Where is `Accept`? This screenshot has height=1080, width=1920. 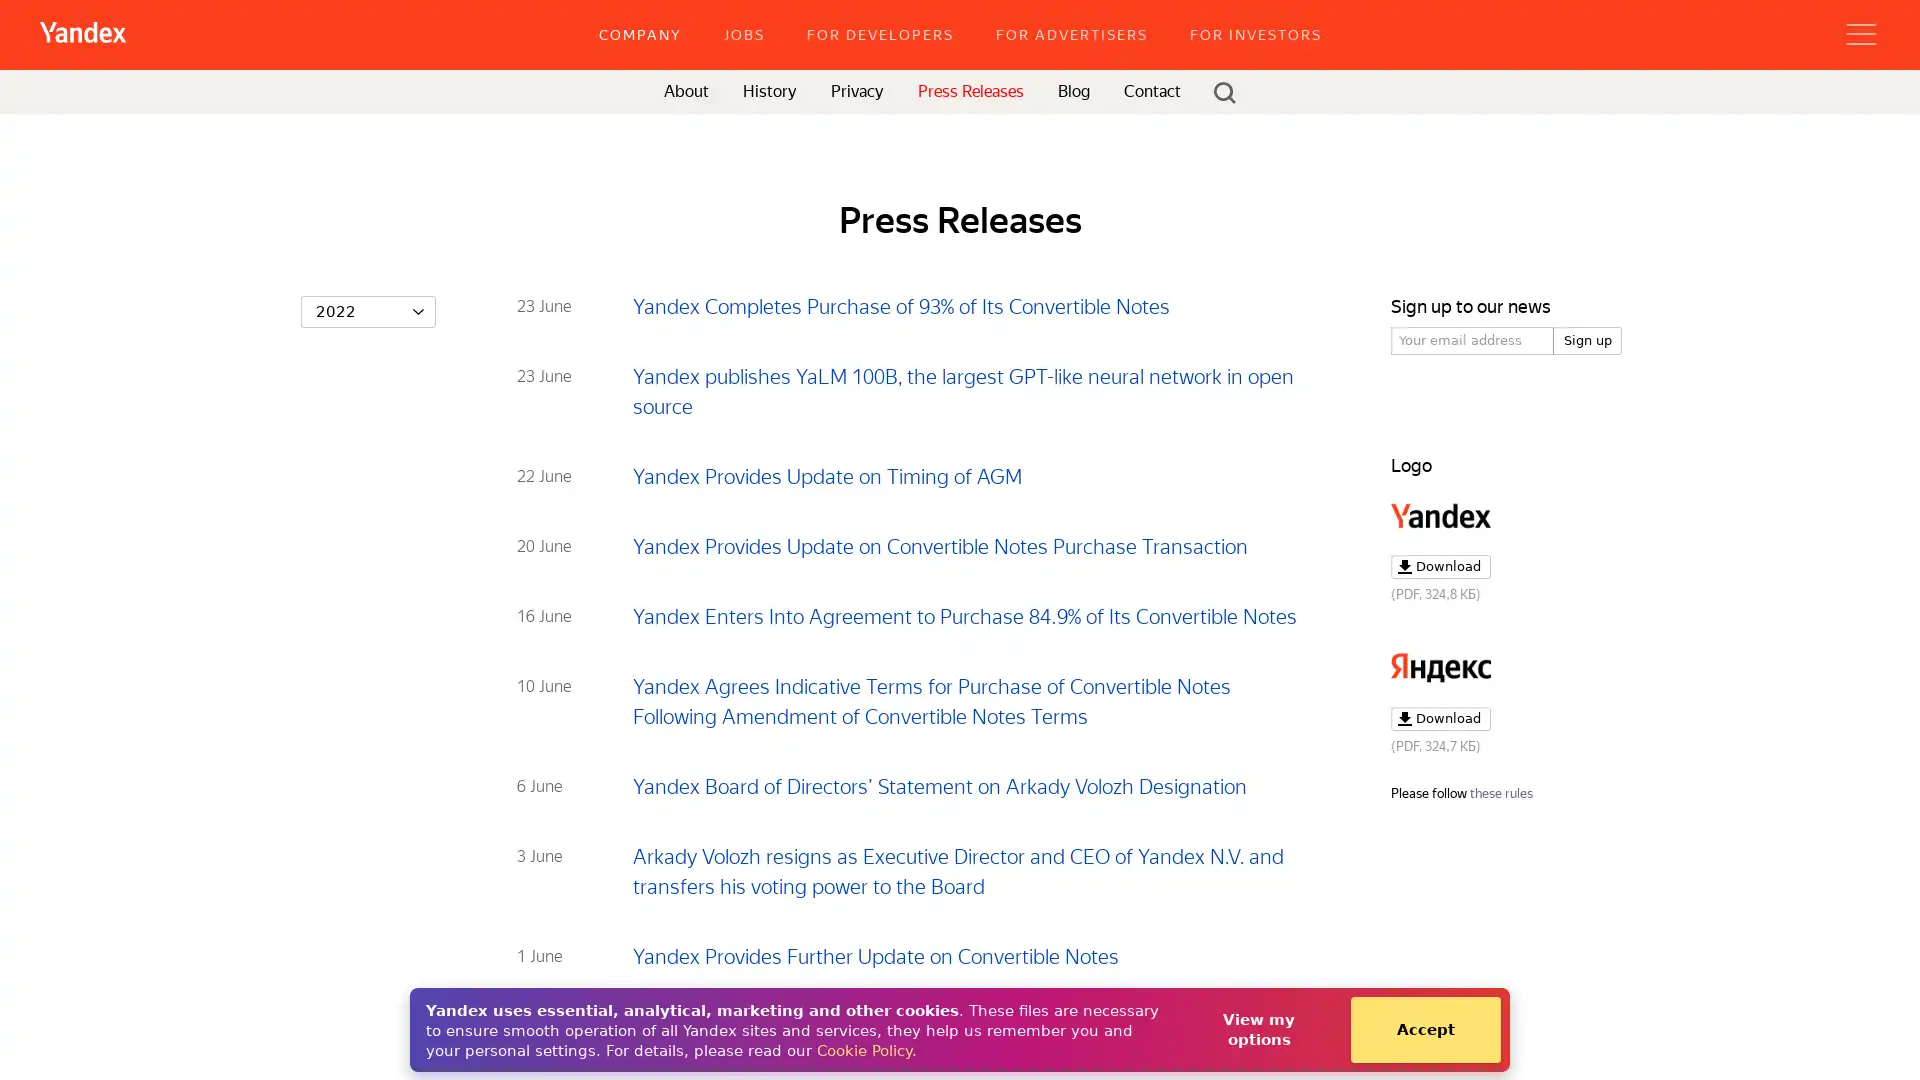
Accept is located at coordinates (1424, 1029).